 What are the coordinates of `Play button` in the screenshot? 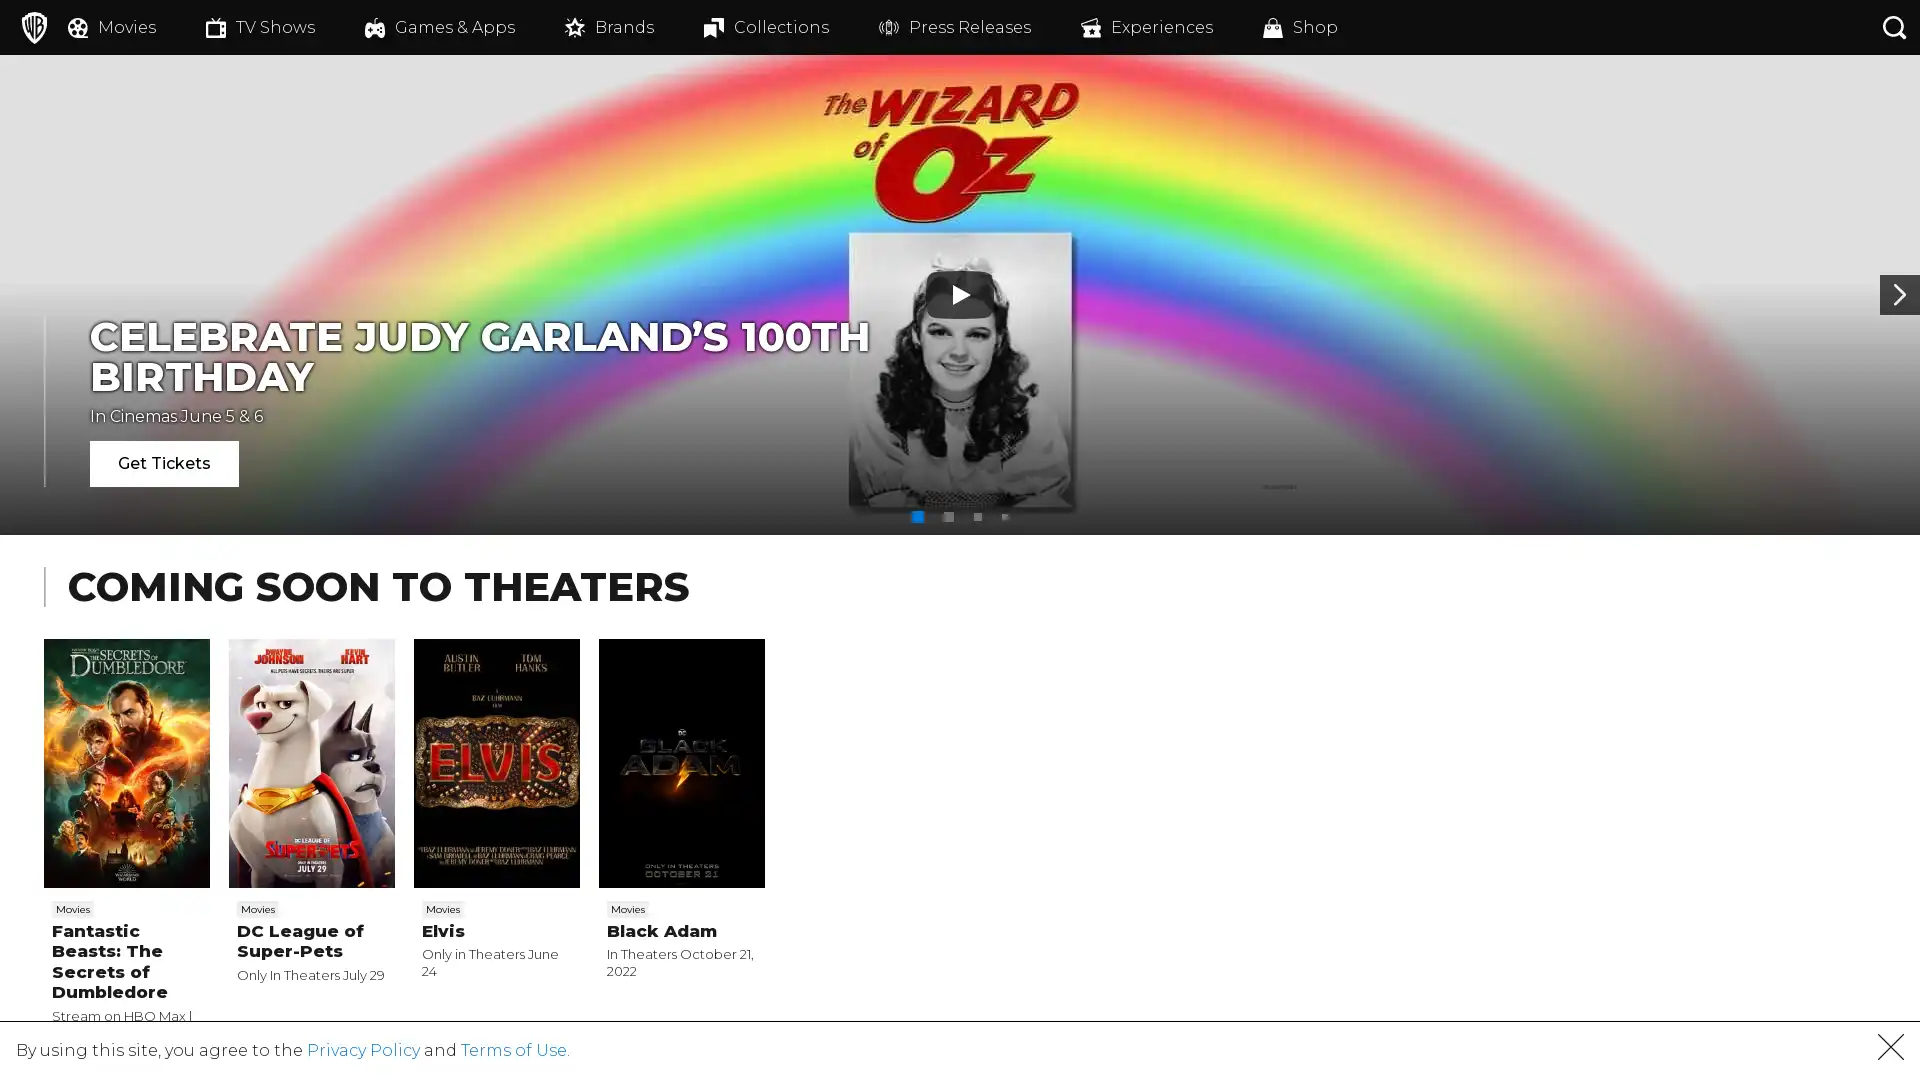 It's located at (960, 294).